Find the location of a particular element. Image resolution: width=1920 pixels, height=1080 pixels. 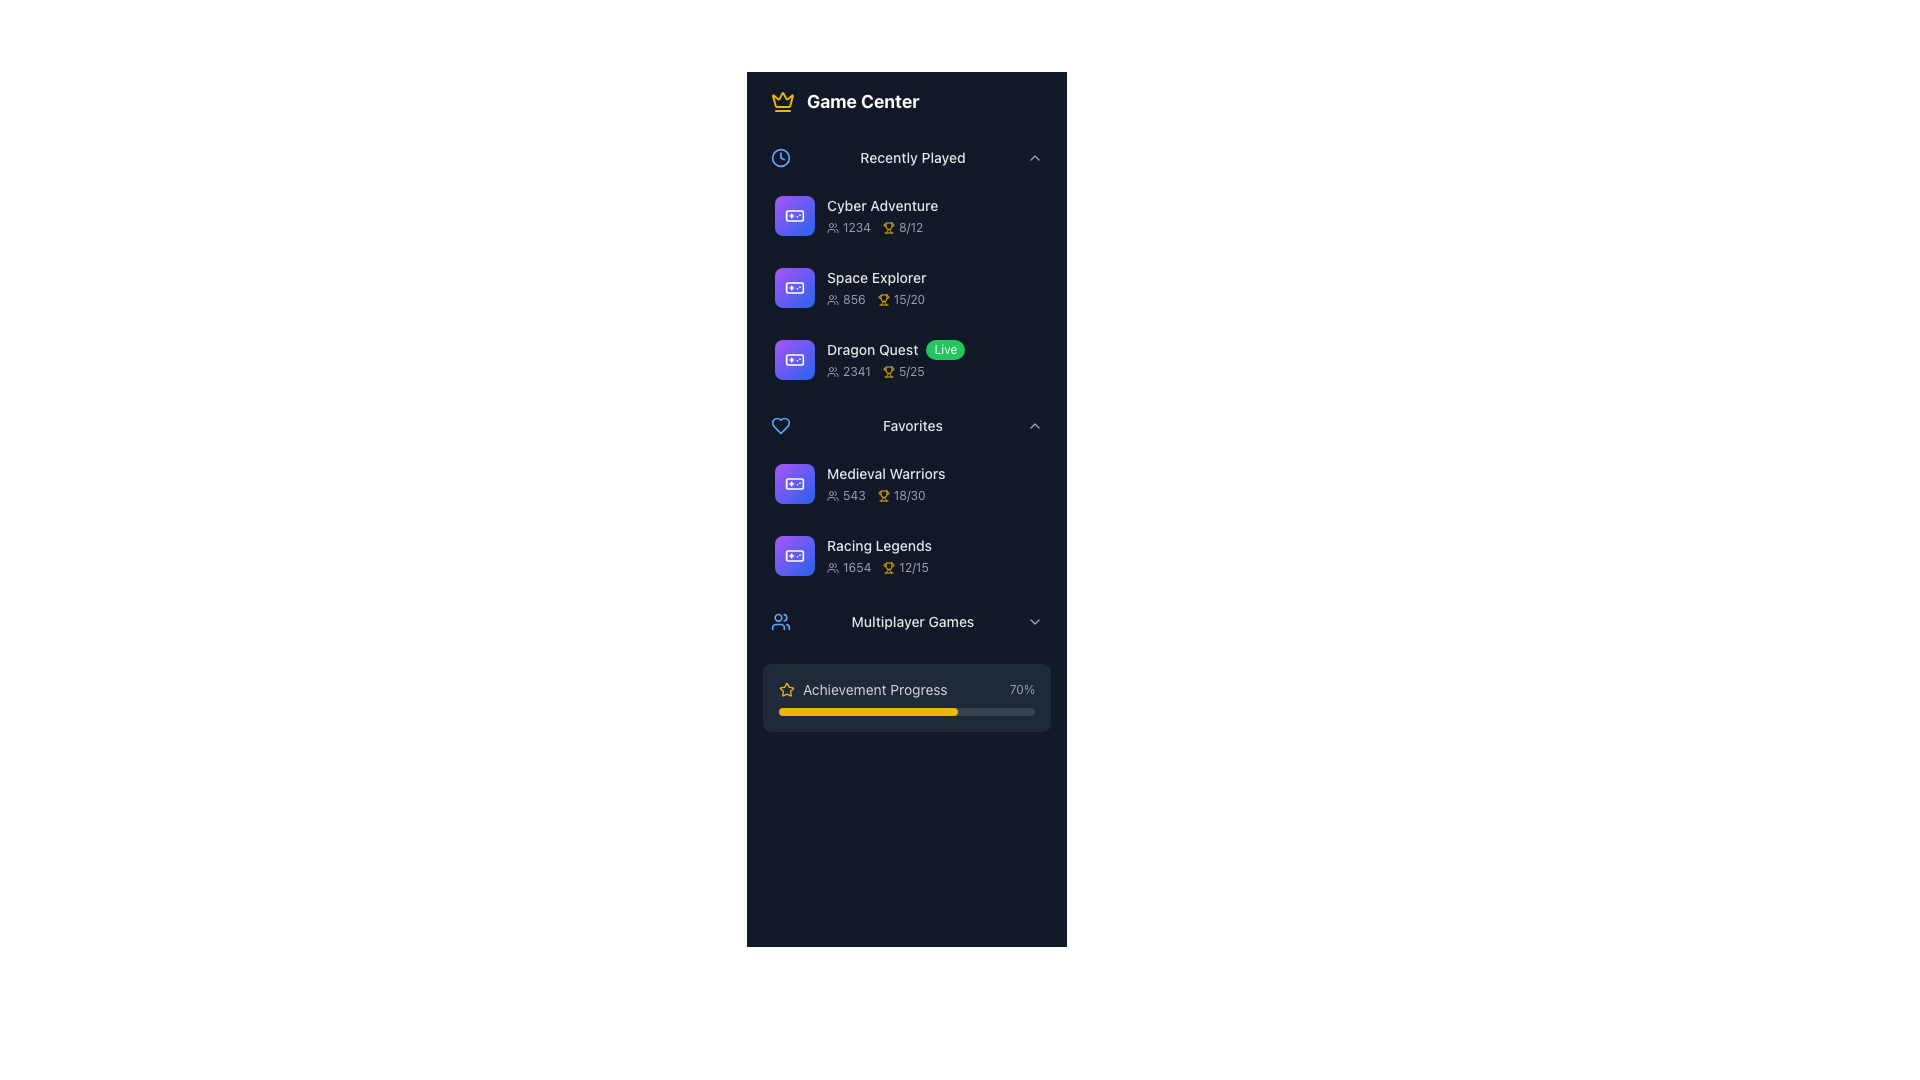

the group of users icon located in the 'Recently Played' section, which is associated with the text '856' for 'Space Explorer' is located at coordinates (833, 300).